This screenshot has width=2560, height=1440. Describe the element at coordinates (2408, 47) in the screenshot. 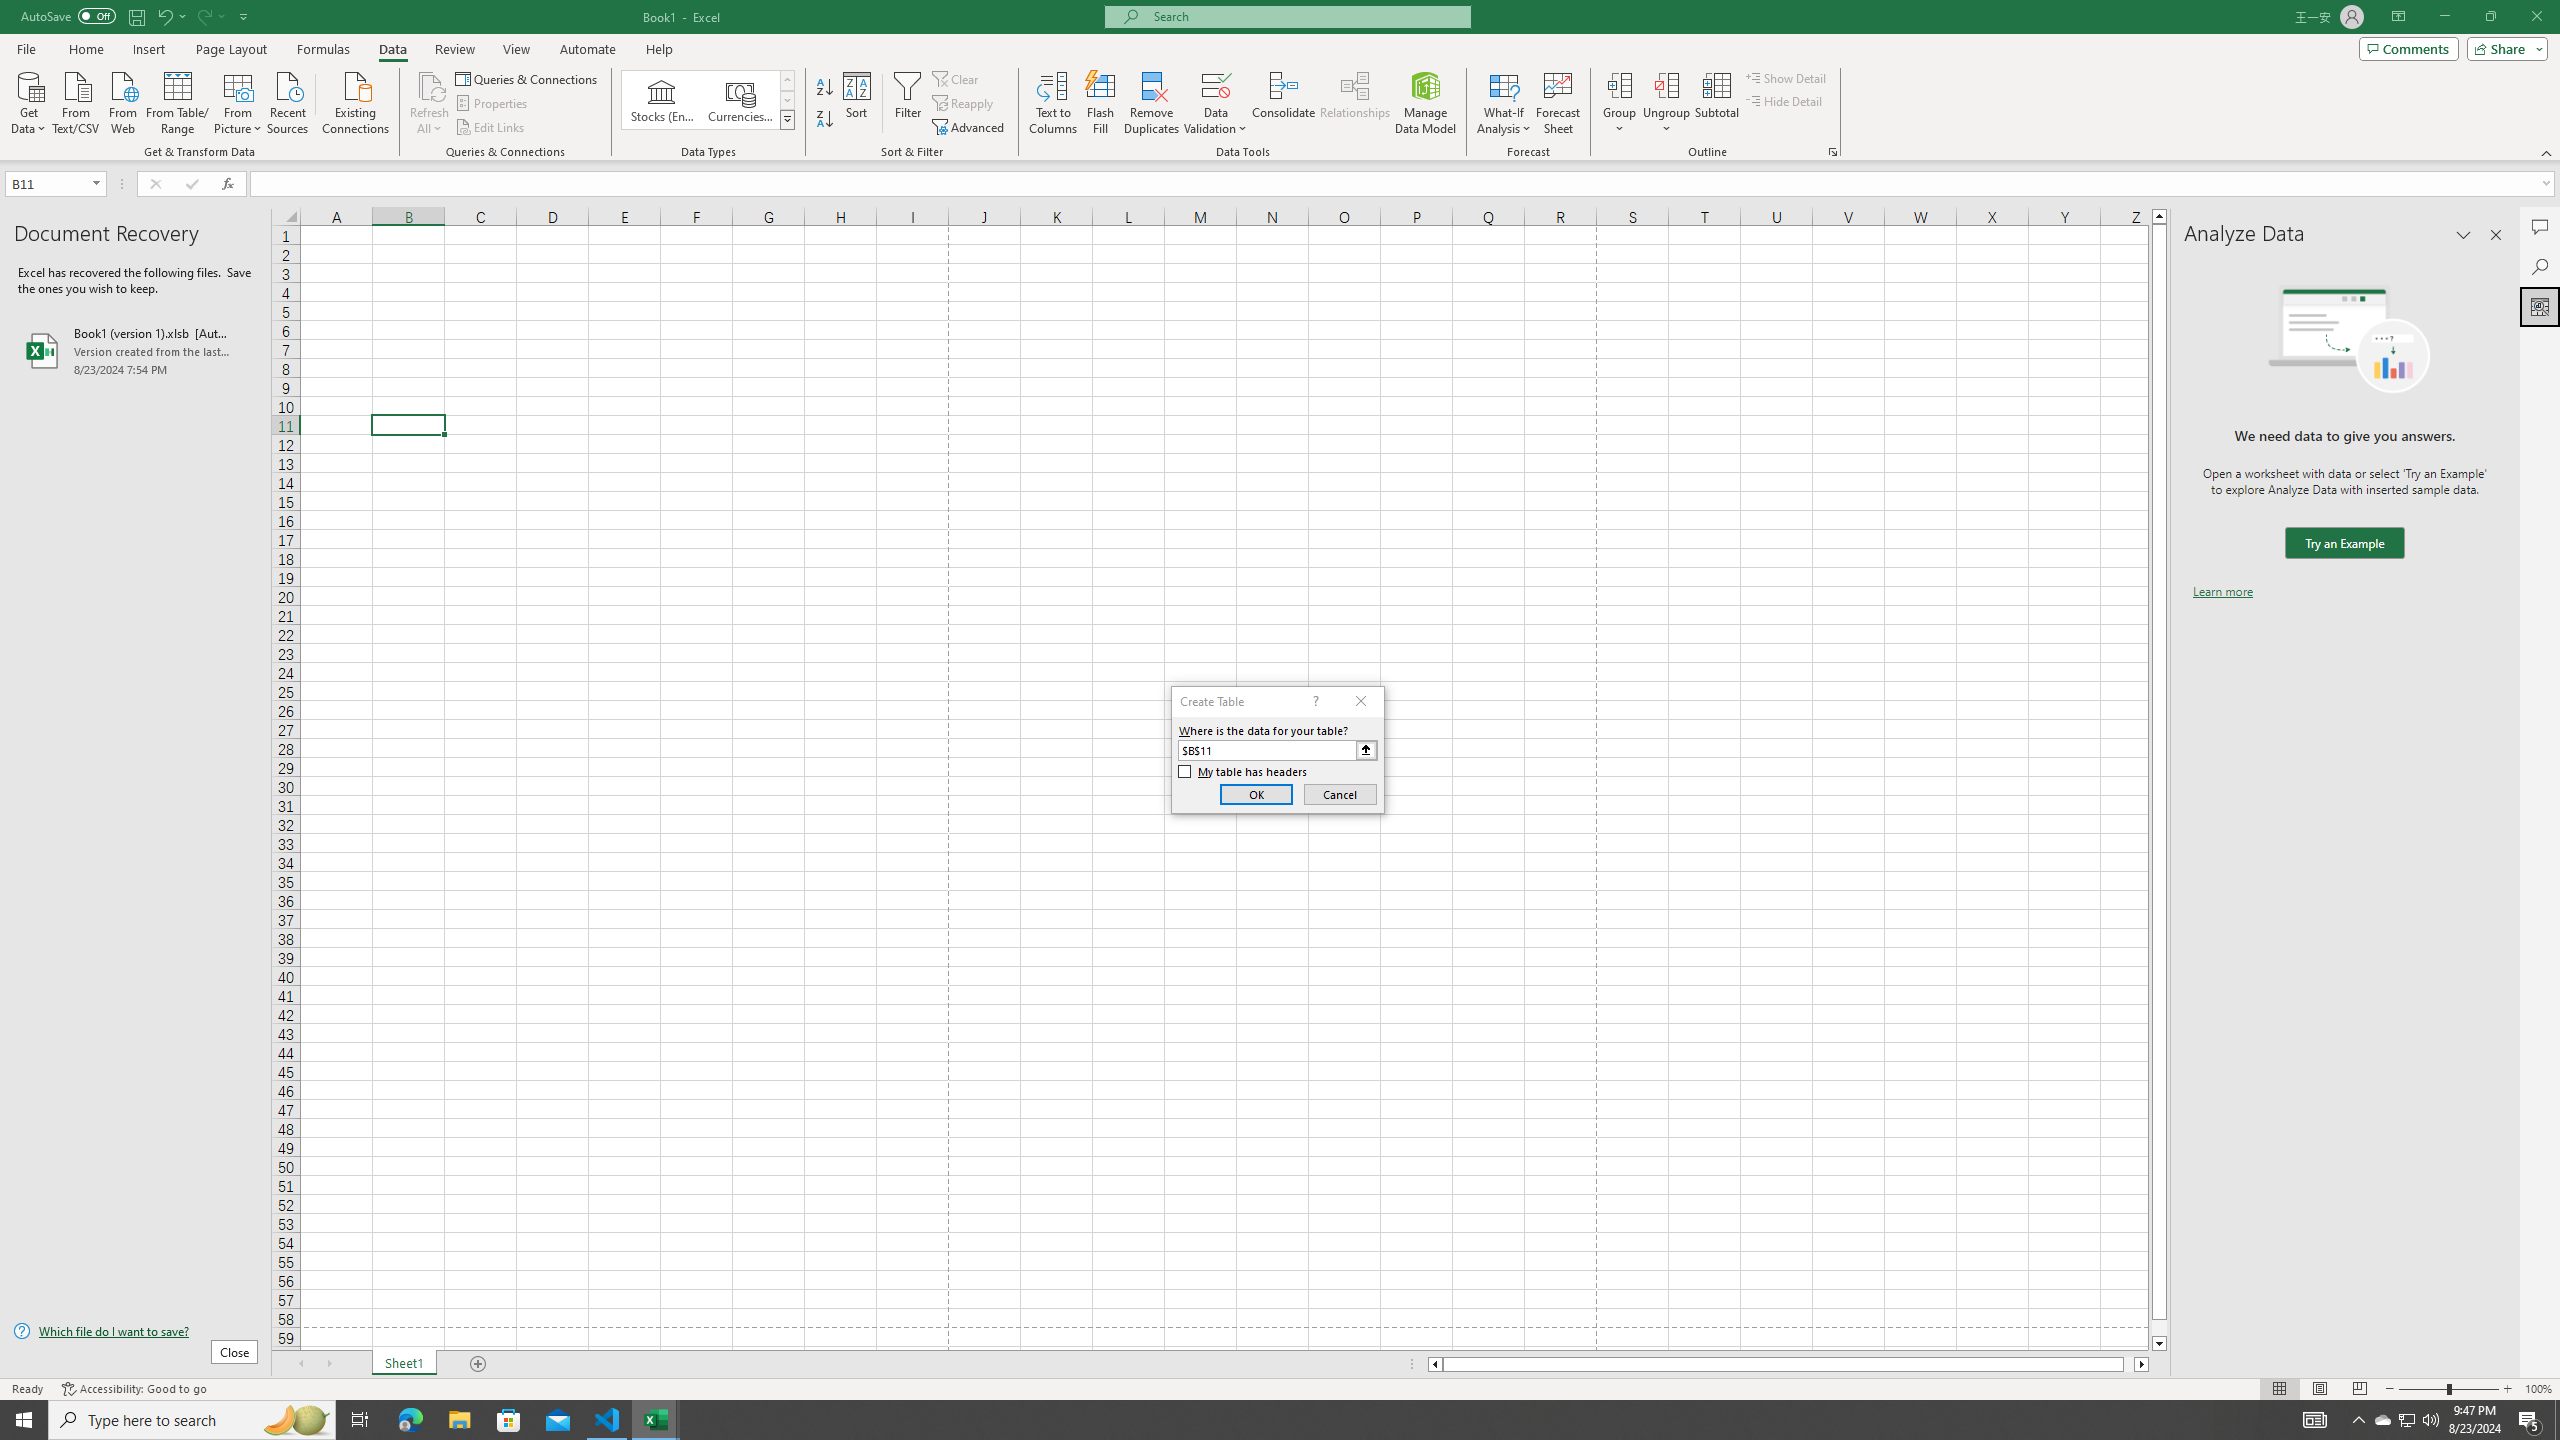

I see `'Comments'` at that location.